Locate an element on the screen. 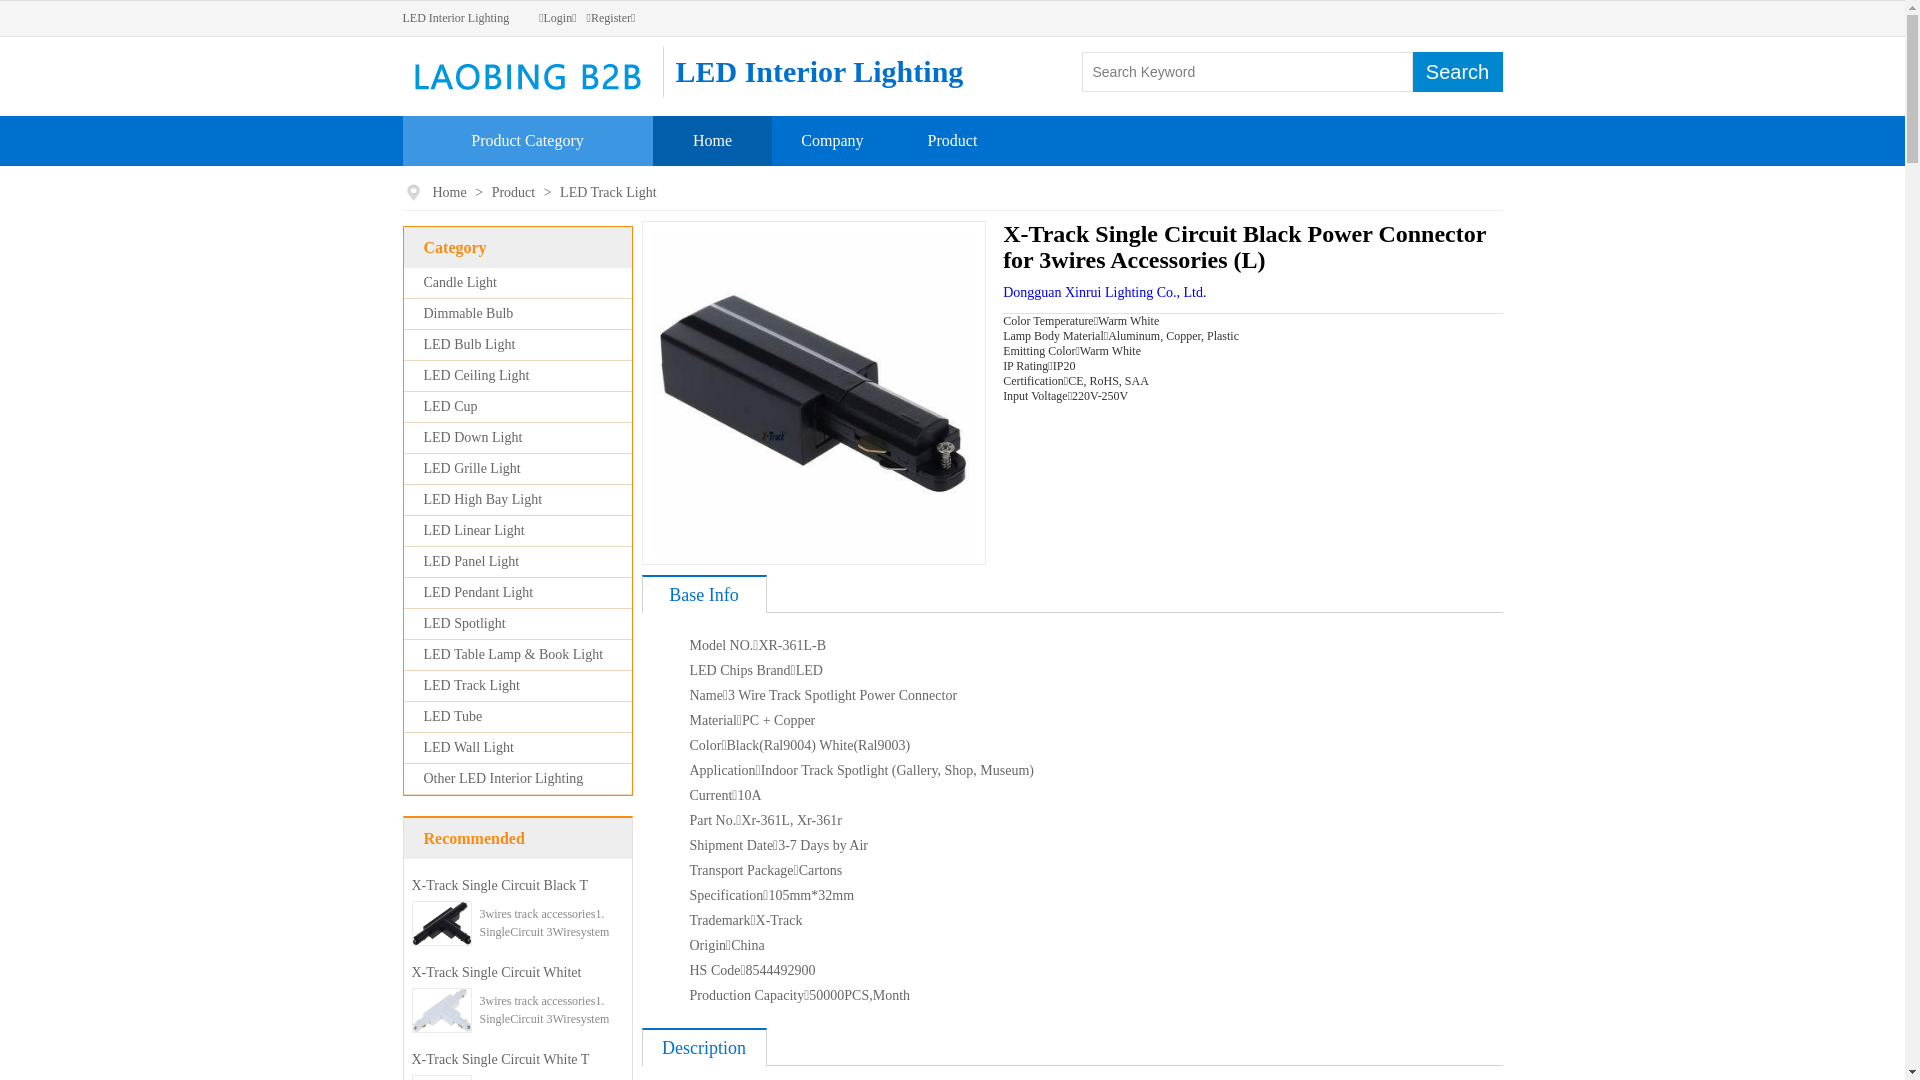 The image size is (1920, 1080). 'LED Spotlight' is located at coordinates (422, 622).